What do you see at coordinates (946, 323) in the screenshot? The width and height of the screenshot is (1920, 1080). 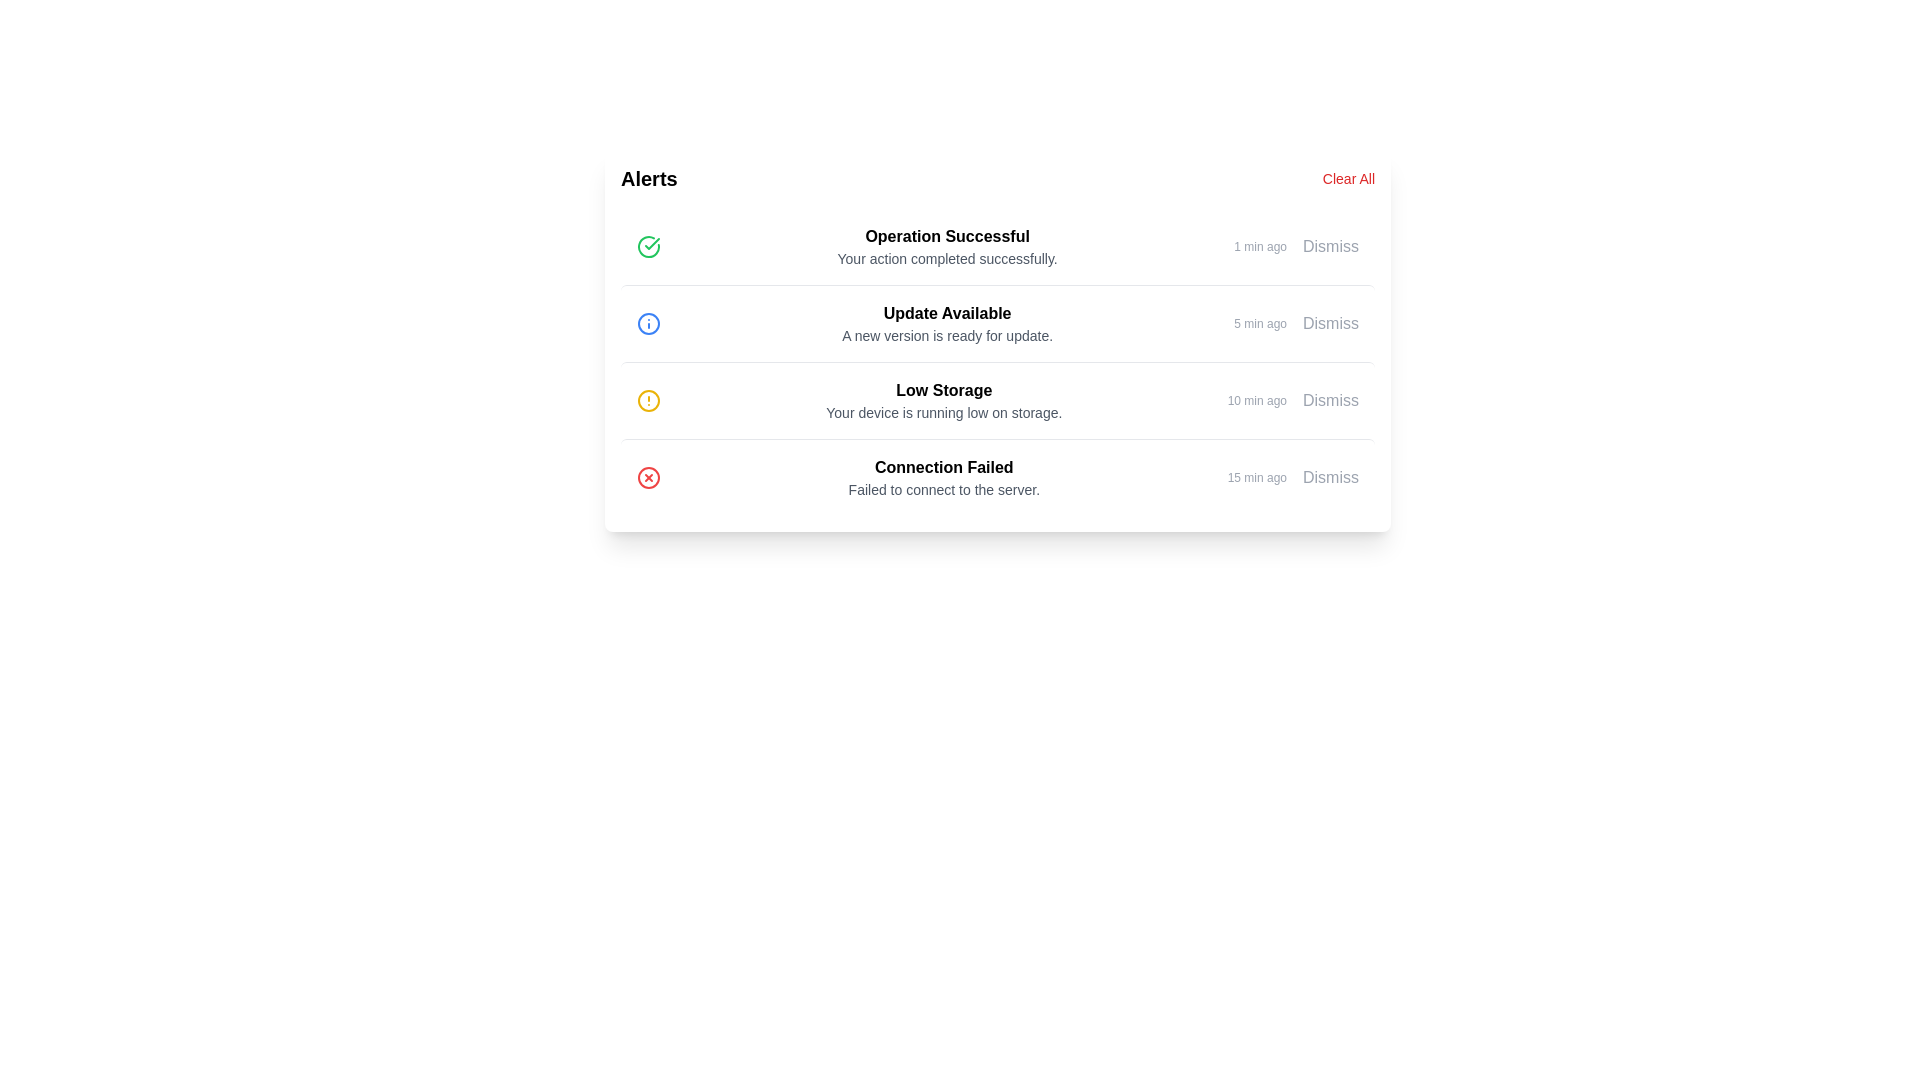 I see `the second notification in the notification panel that informs the user about a new version update, located below the 'Operation Successful' notification and above the 'Low Storage' notification` at bounding box center [946, 323].